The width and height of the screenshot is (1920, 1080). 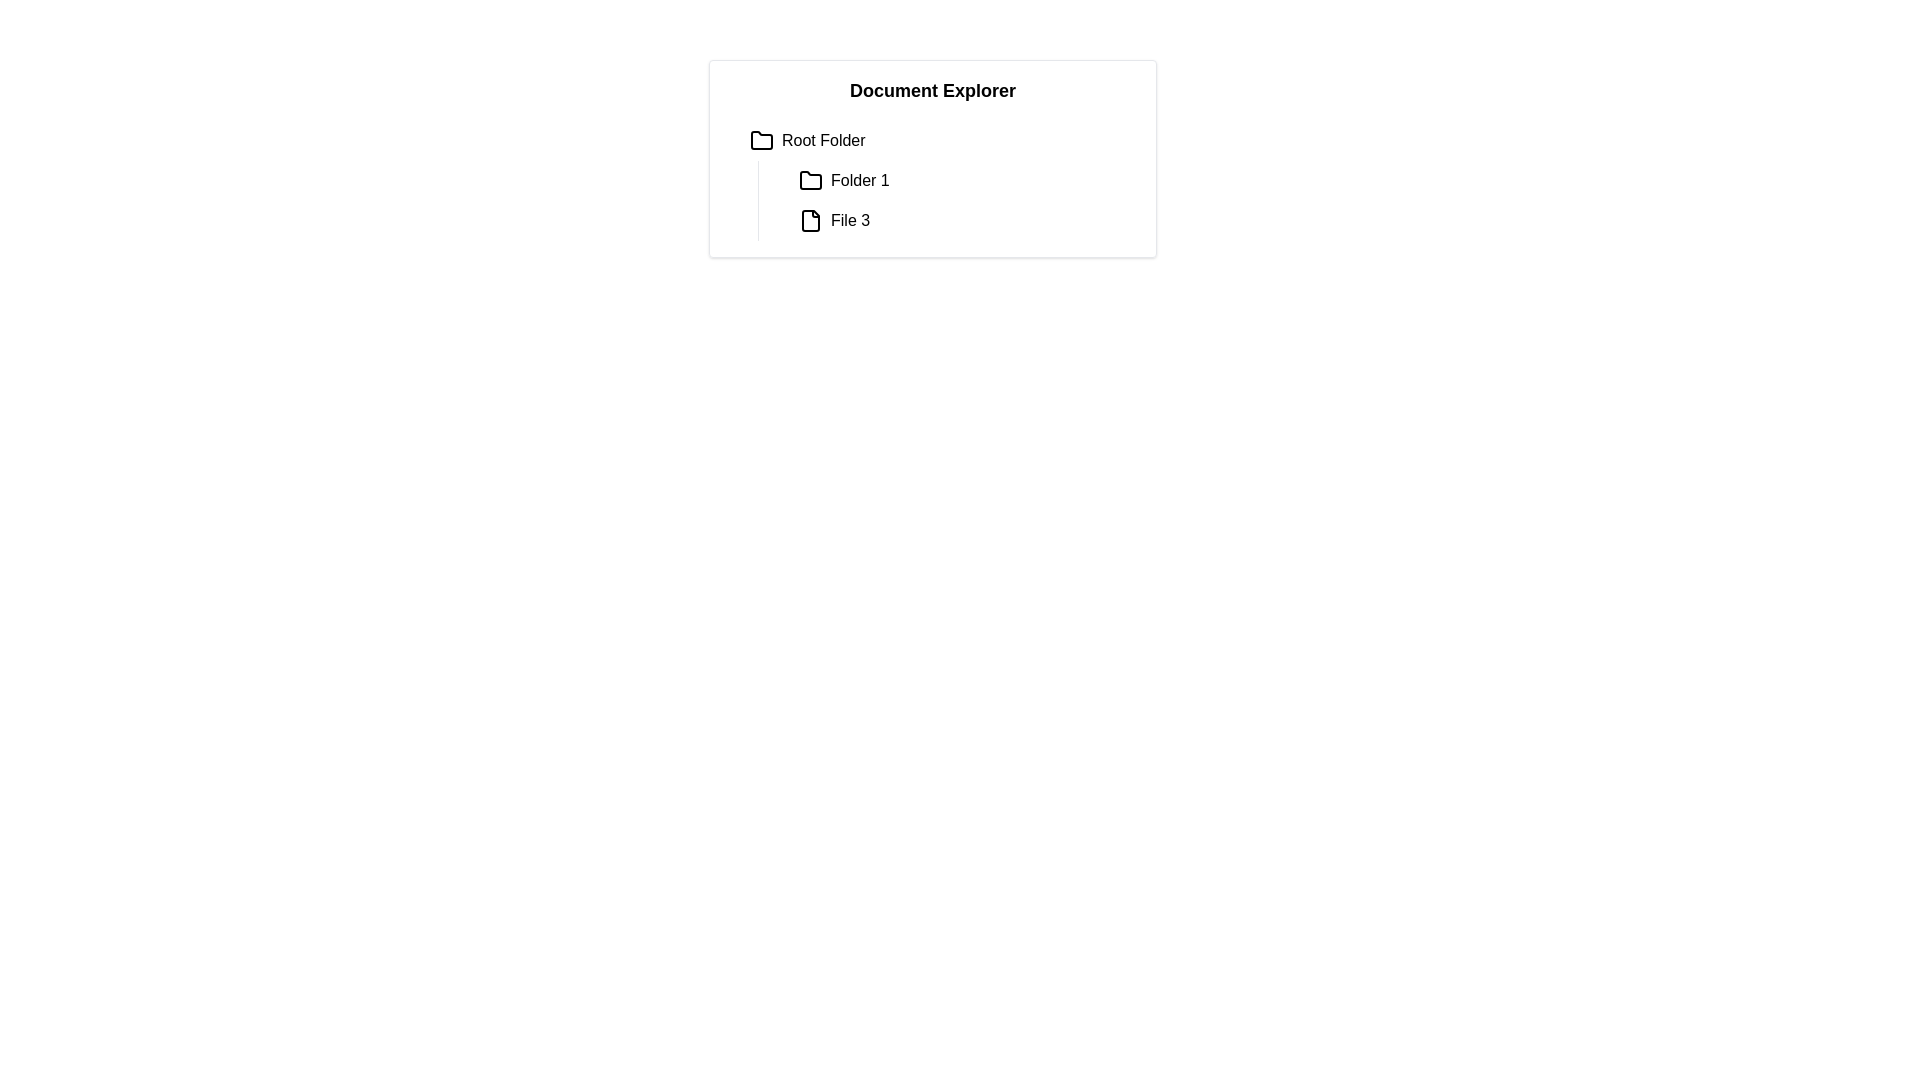 I want to click on the icon representing 'File 3' to focus on it, which is located under the 'Folder 1' hierarchy and positioned to the left of the text 'File 3', so click(x=811, y=220).